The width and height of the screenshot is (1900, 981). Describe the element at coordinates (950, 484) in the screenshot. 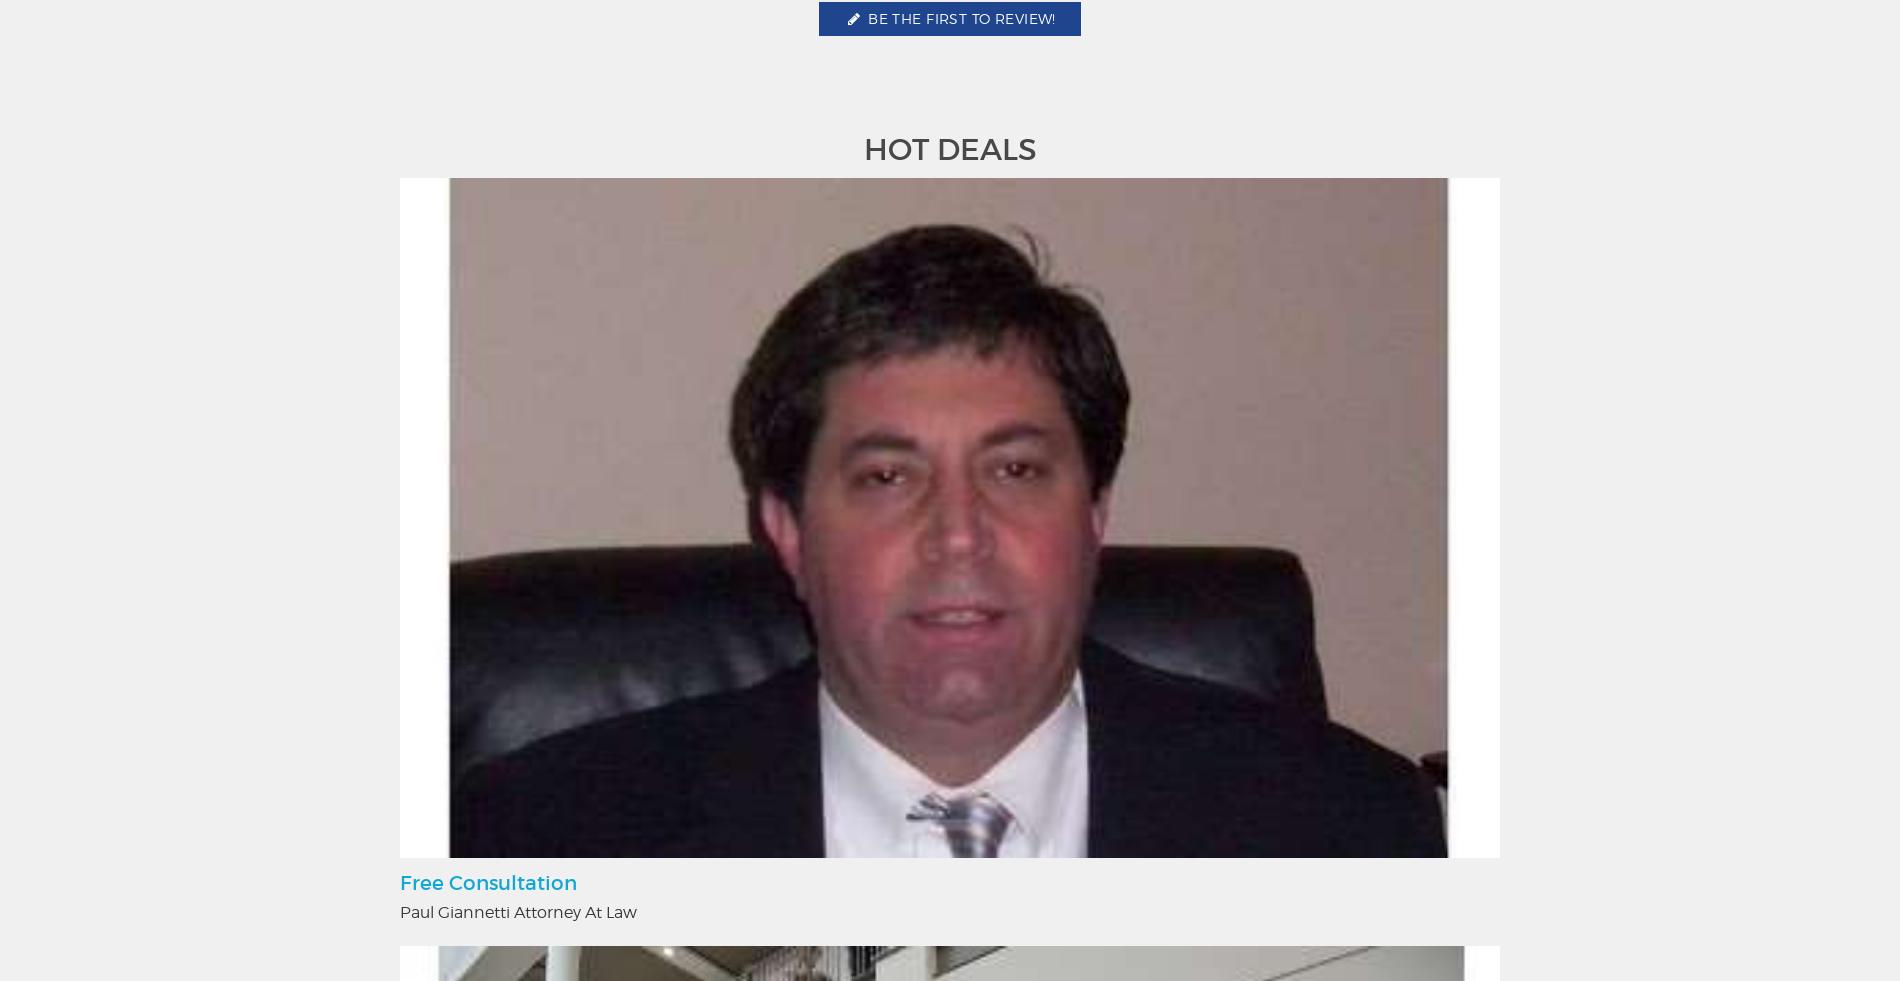

I see `'Follow, like and subscribe to albany.com on social media'` at that location.